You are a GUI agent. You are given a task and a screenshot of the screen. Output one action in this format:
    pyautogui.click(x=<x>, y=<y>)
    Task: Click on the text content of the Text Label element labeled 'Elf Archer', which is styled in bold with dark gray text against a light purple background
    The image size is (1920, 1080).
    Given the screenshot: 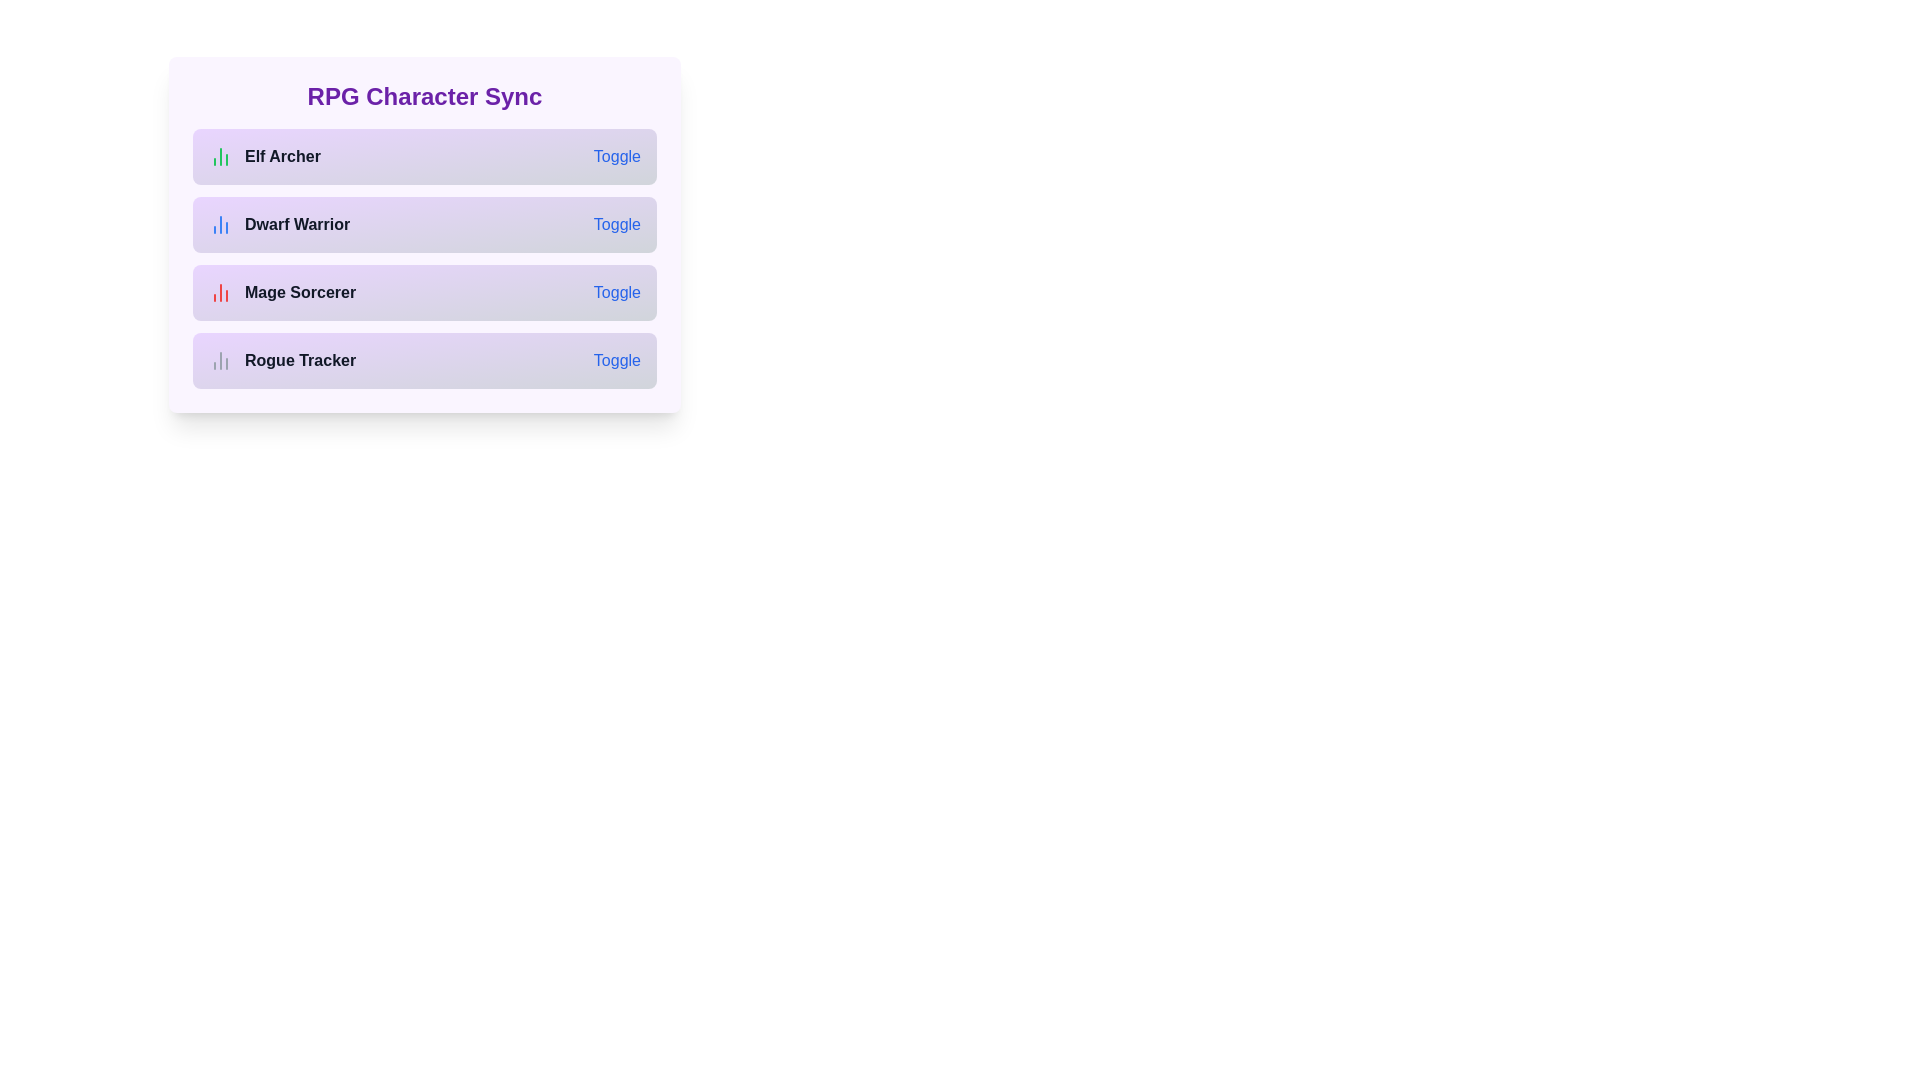 What is the action you would take?
    pyautogui.click(x=282, y=156)
    